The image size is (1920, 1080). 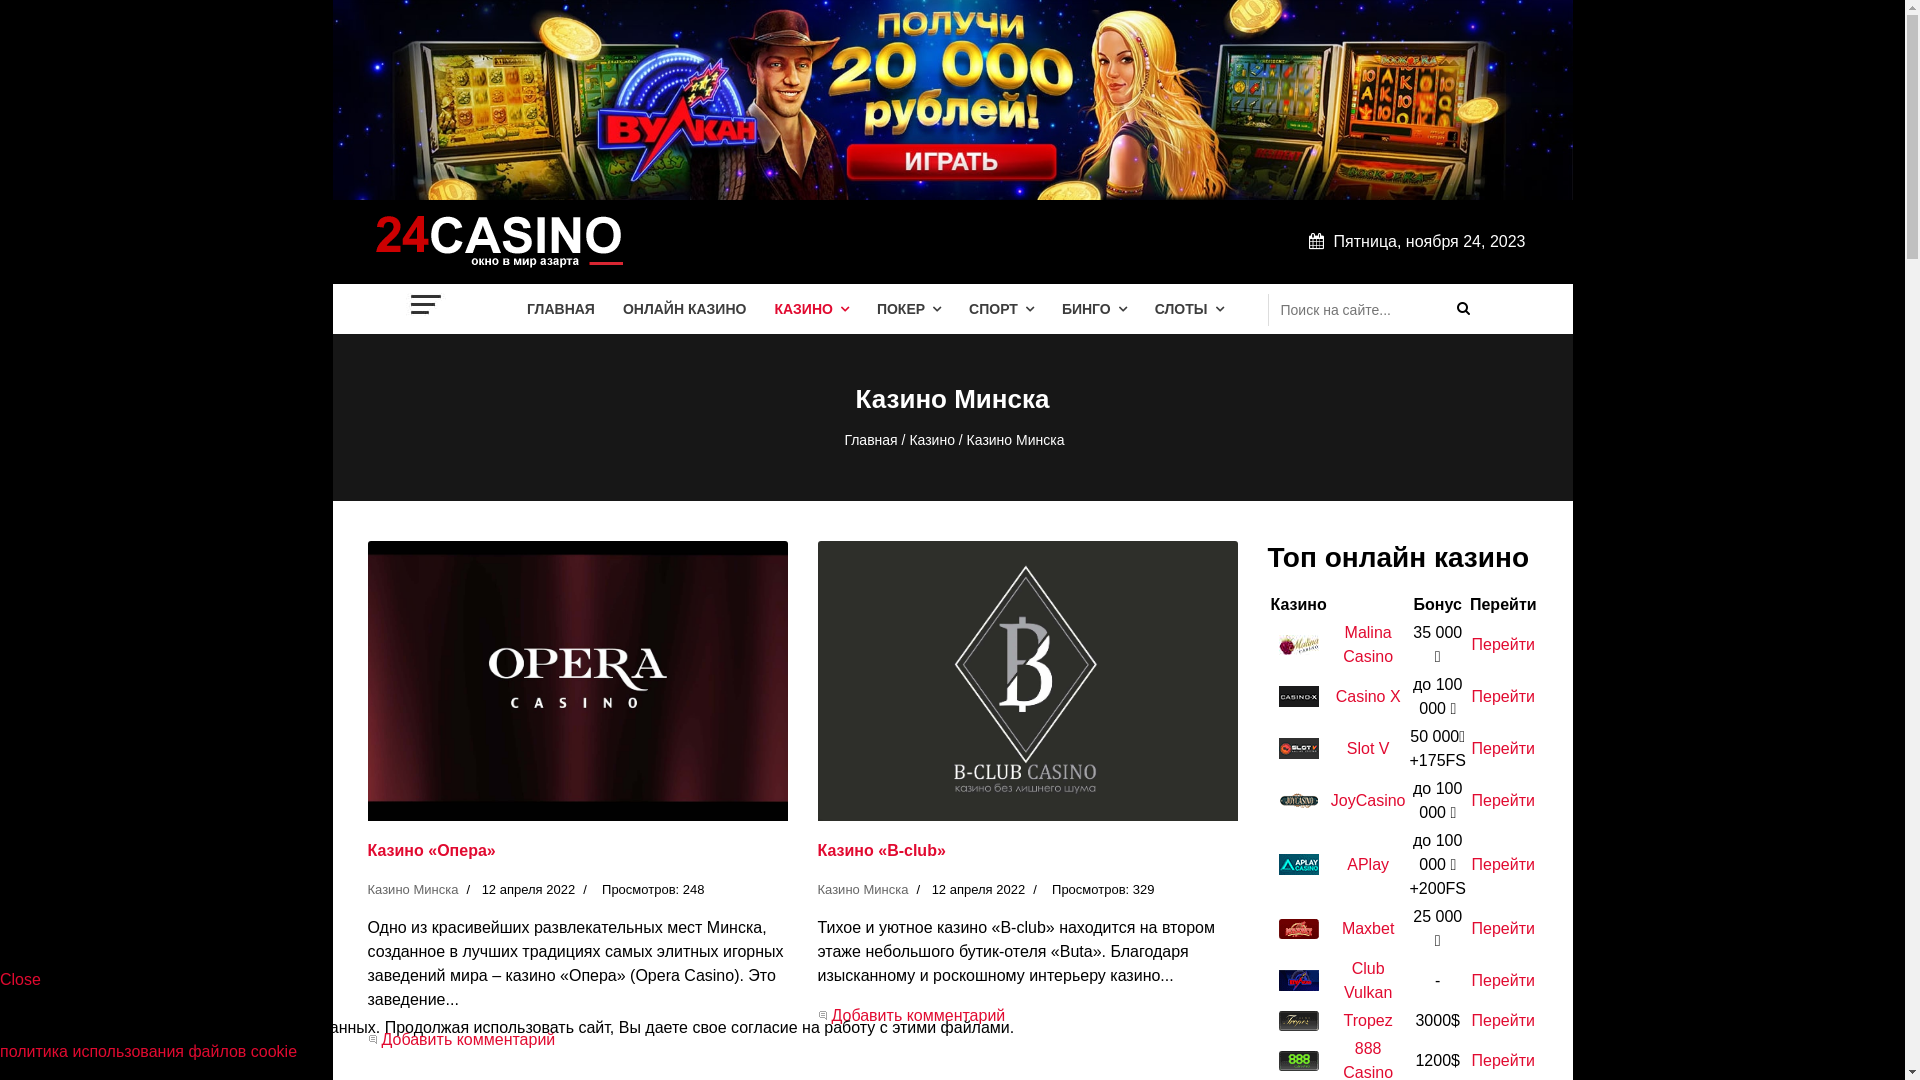 What do you see at coordinates (1367, 695) in the screenshot?
I see `'Casino X'` at bounding box center [1367, 695].